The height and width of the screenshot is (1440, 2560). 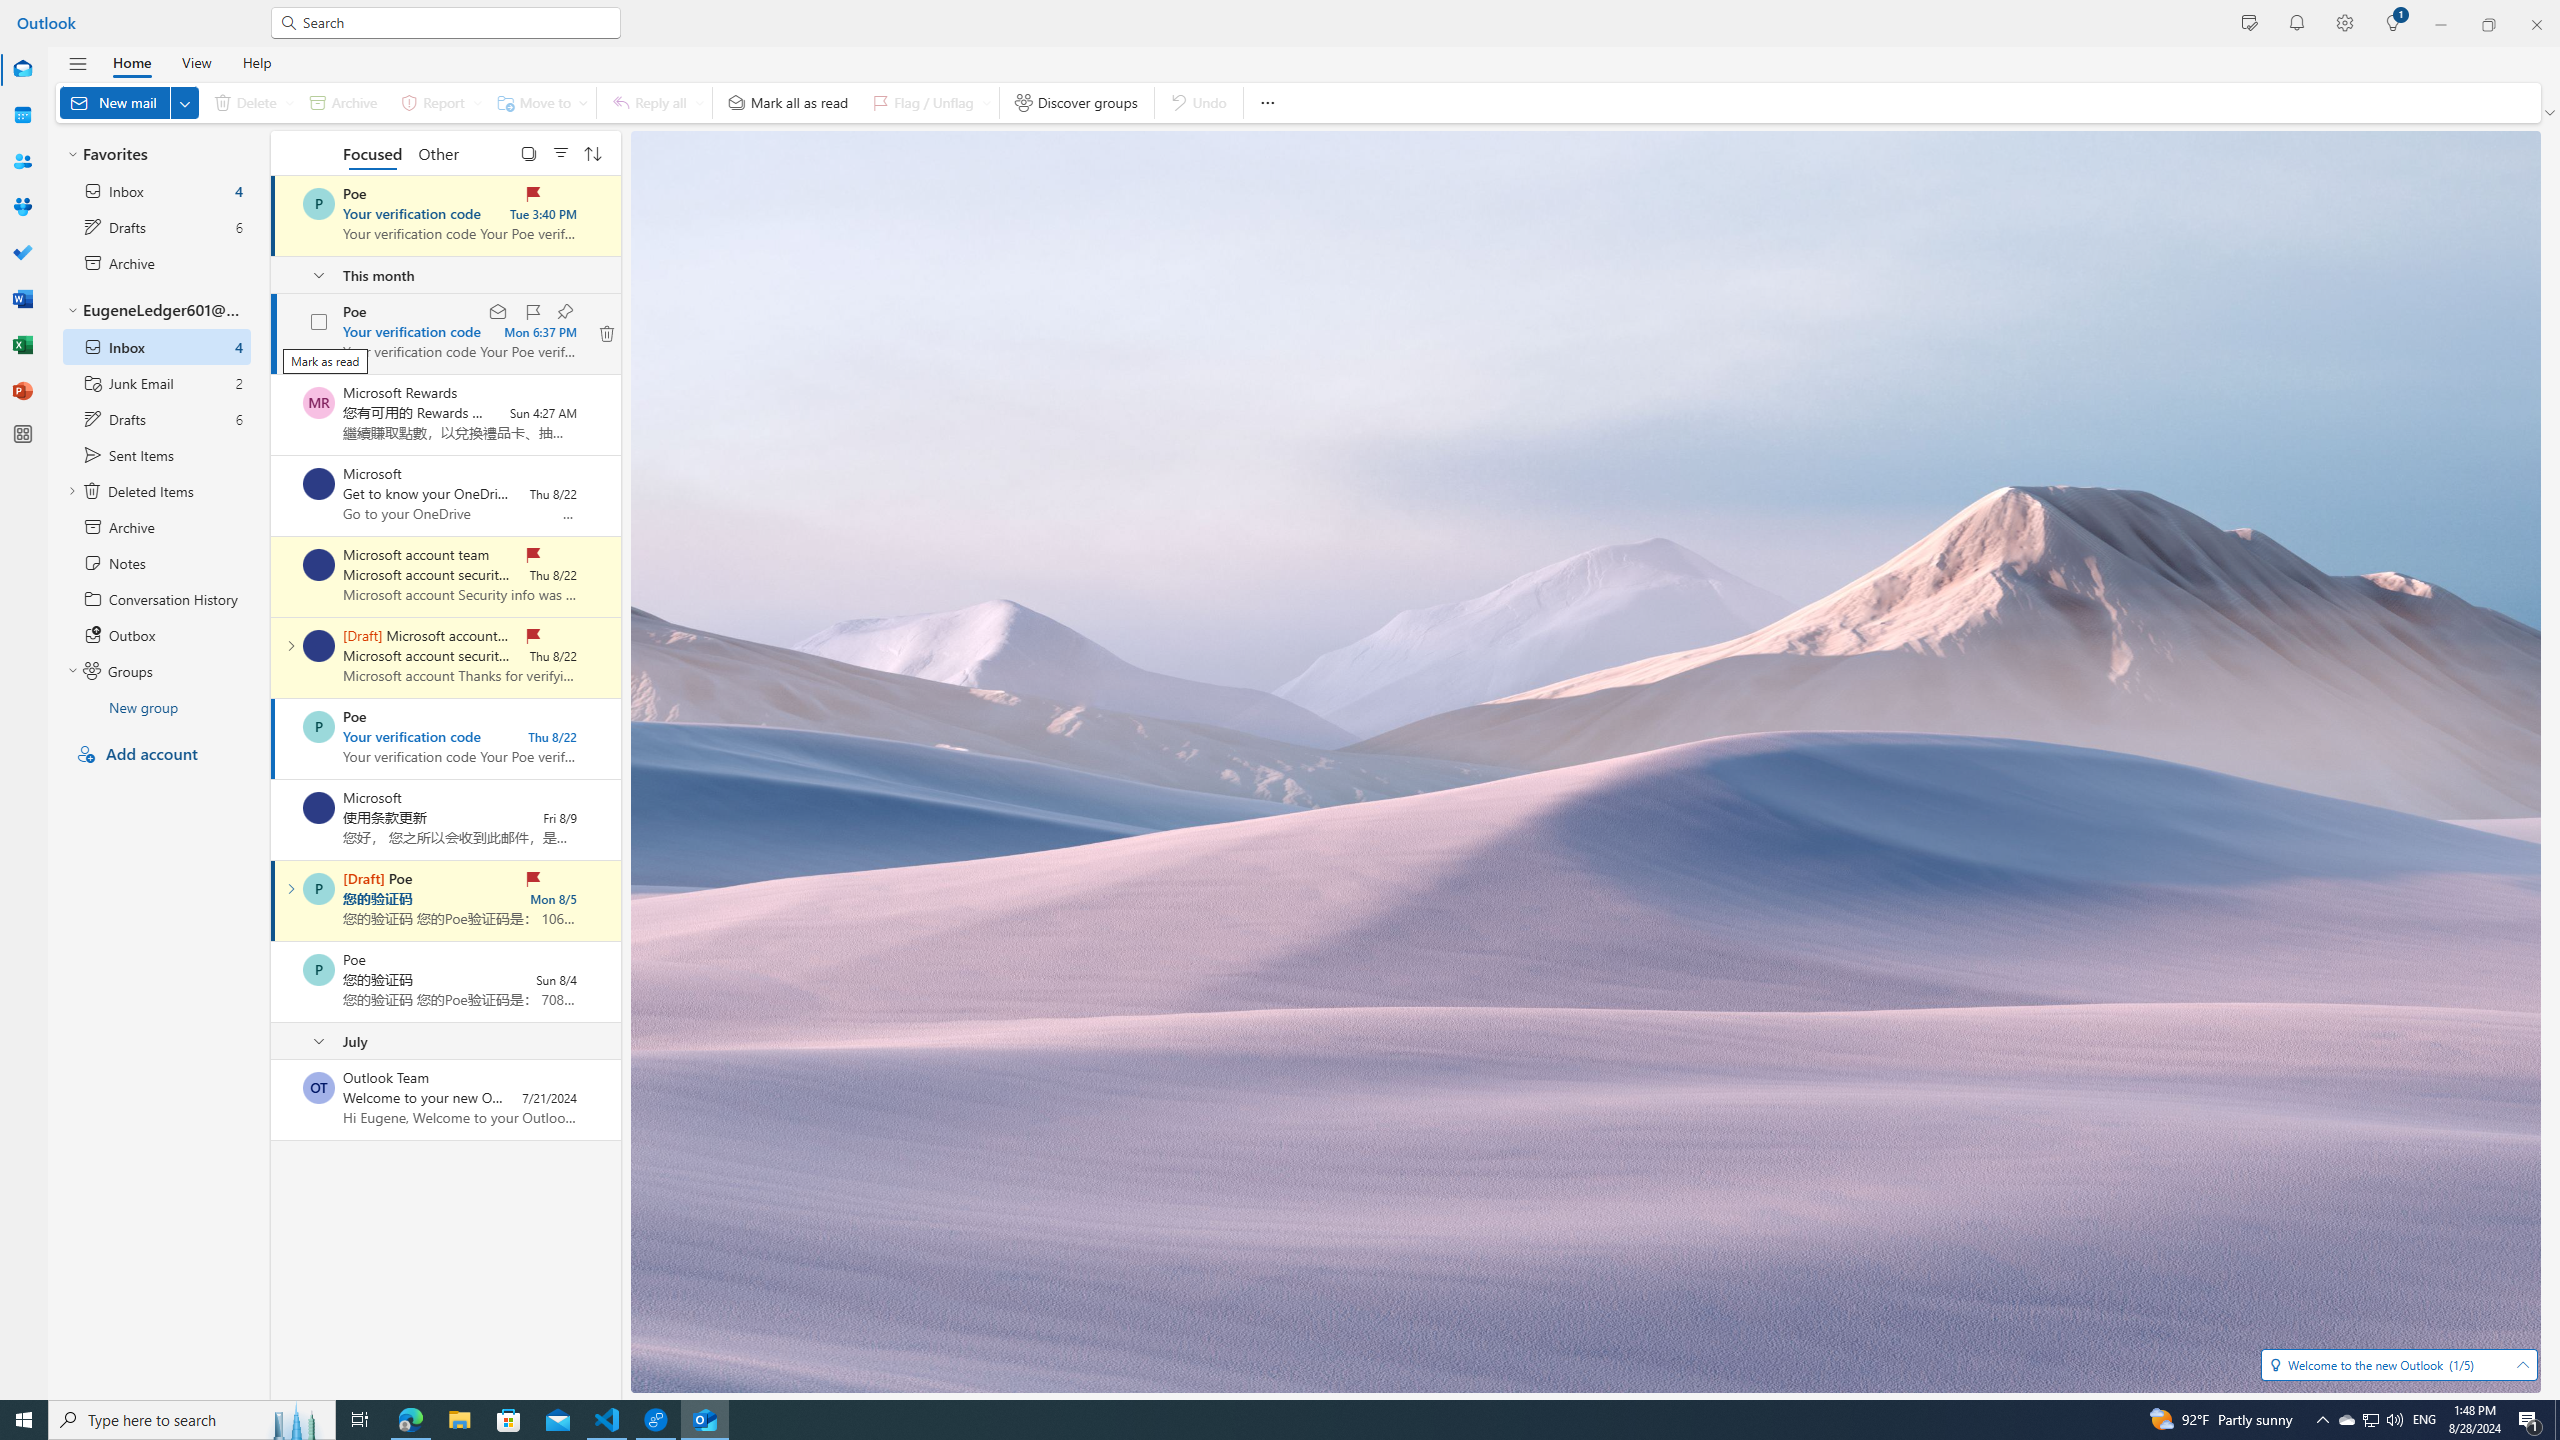 I want to click on 'Calendar', so click(x=23, y=114).